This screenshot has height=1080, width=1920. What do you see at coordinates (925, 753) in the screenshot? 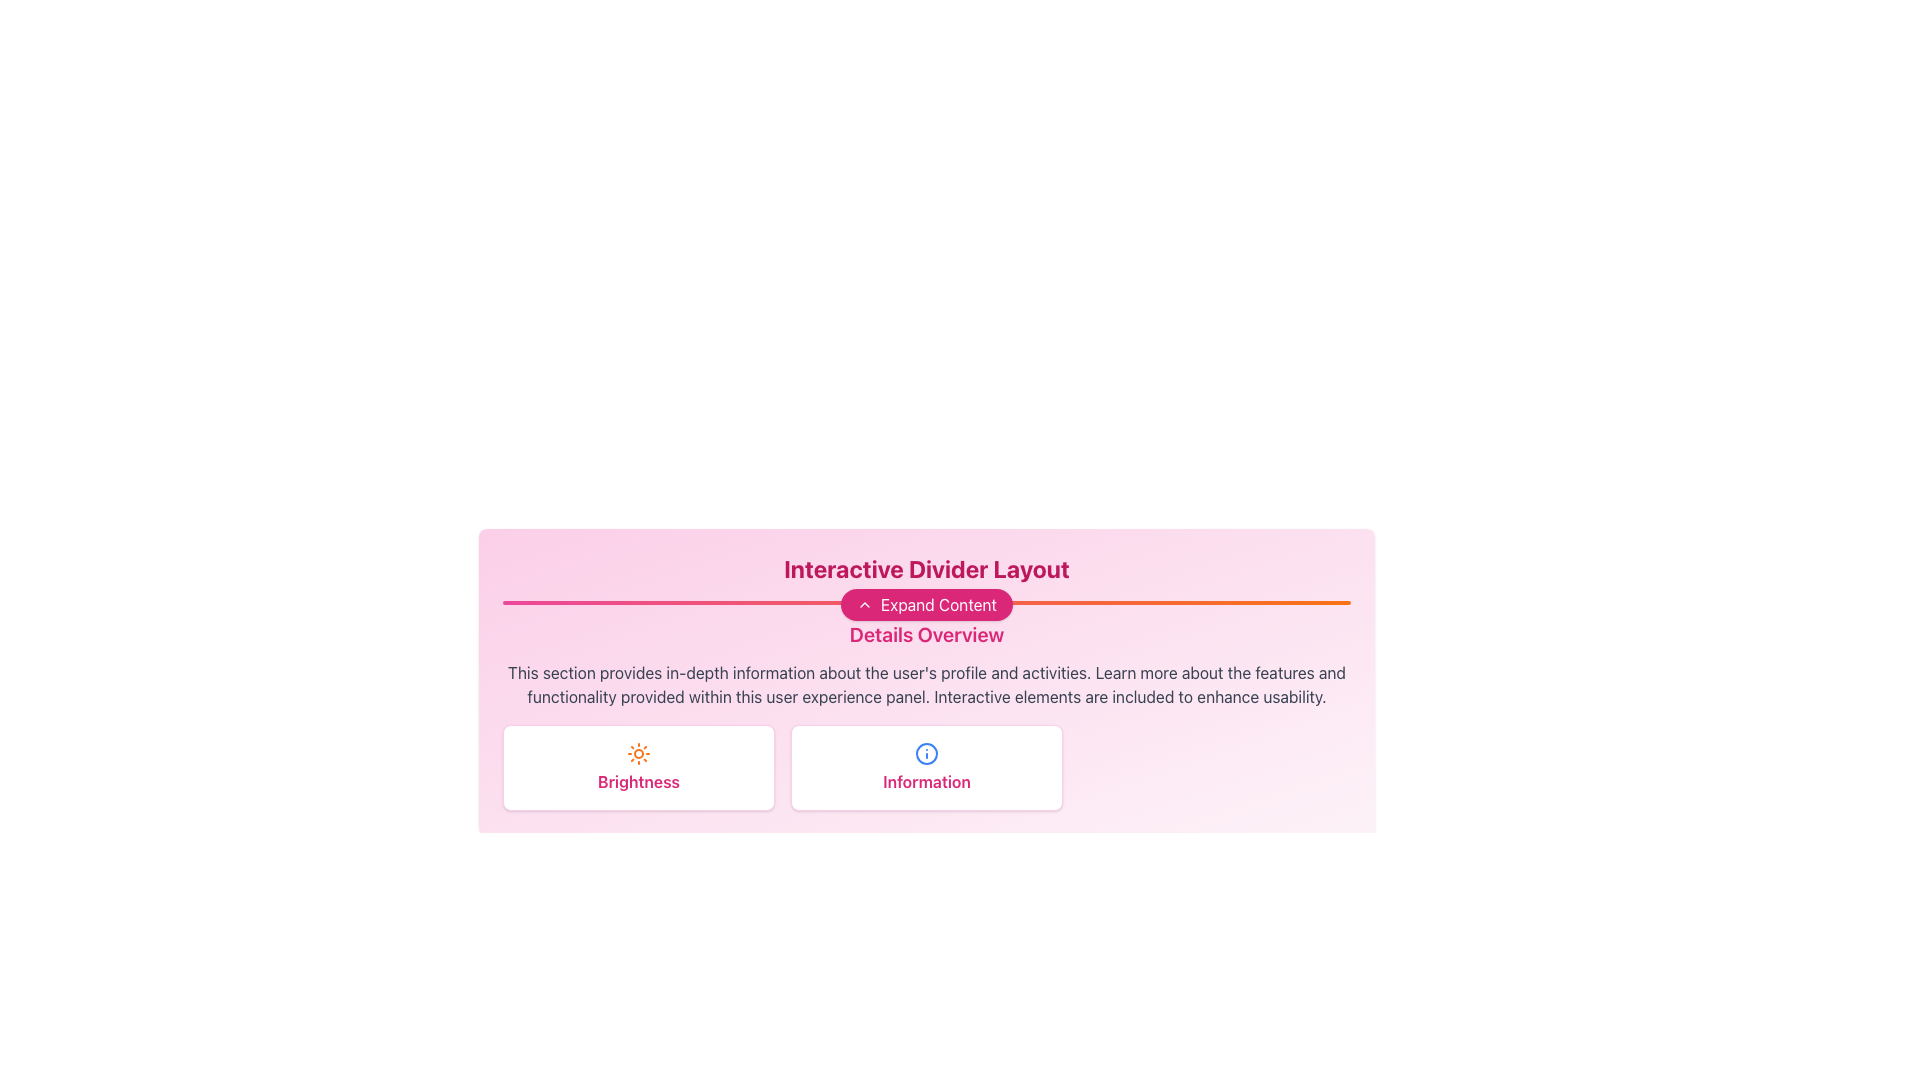
I see `the central circular part of the 'Information' icon within the button` at bounding box center [925, 753].